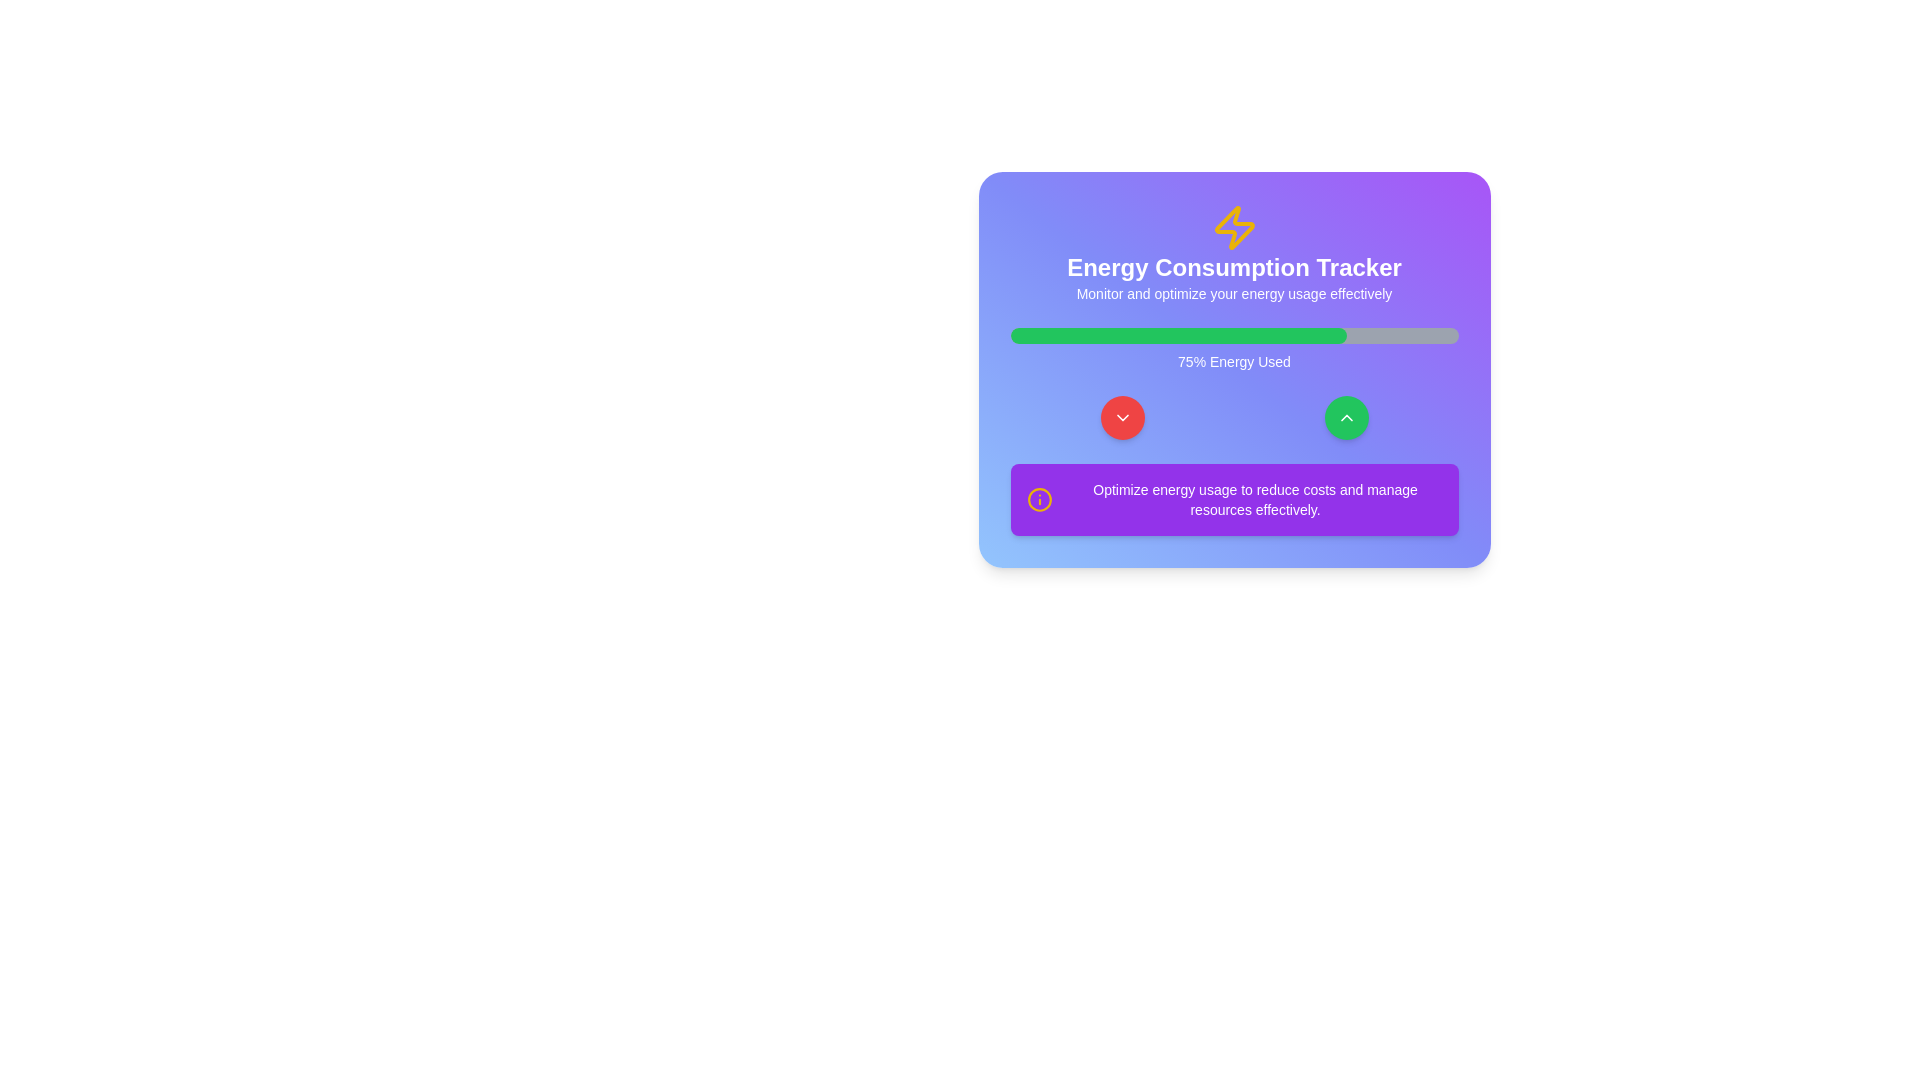  Describe the element at coordinates (1346, 416) in the screenshot. I see `the upward chevron SVG icon, which is centrally located within a green circular button` at that location.